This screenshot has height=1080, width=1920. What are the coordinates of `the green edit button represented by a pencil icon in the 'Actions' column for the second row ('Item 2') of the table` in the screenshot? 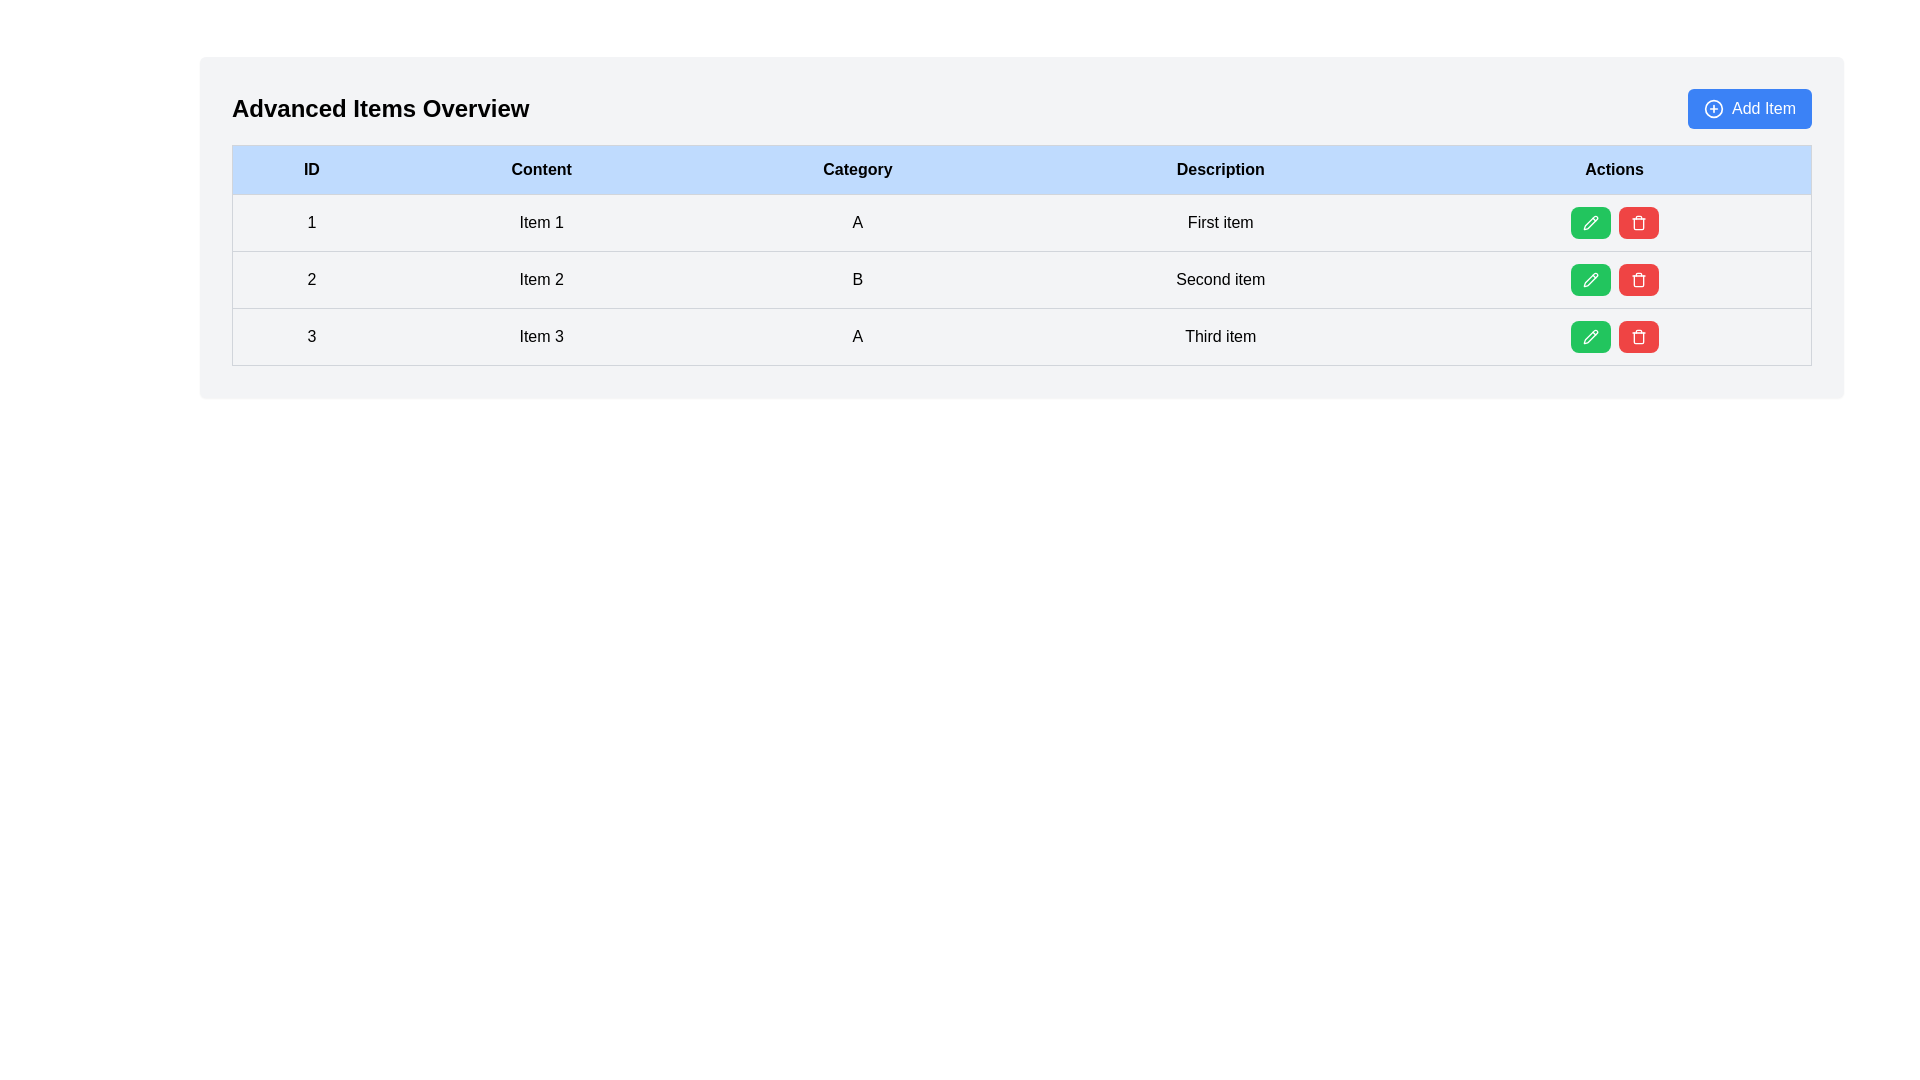 It's located at (1589, 223).